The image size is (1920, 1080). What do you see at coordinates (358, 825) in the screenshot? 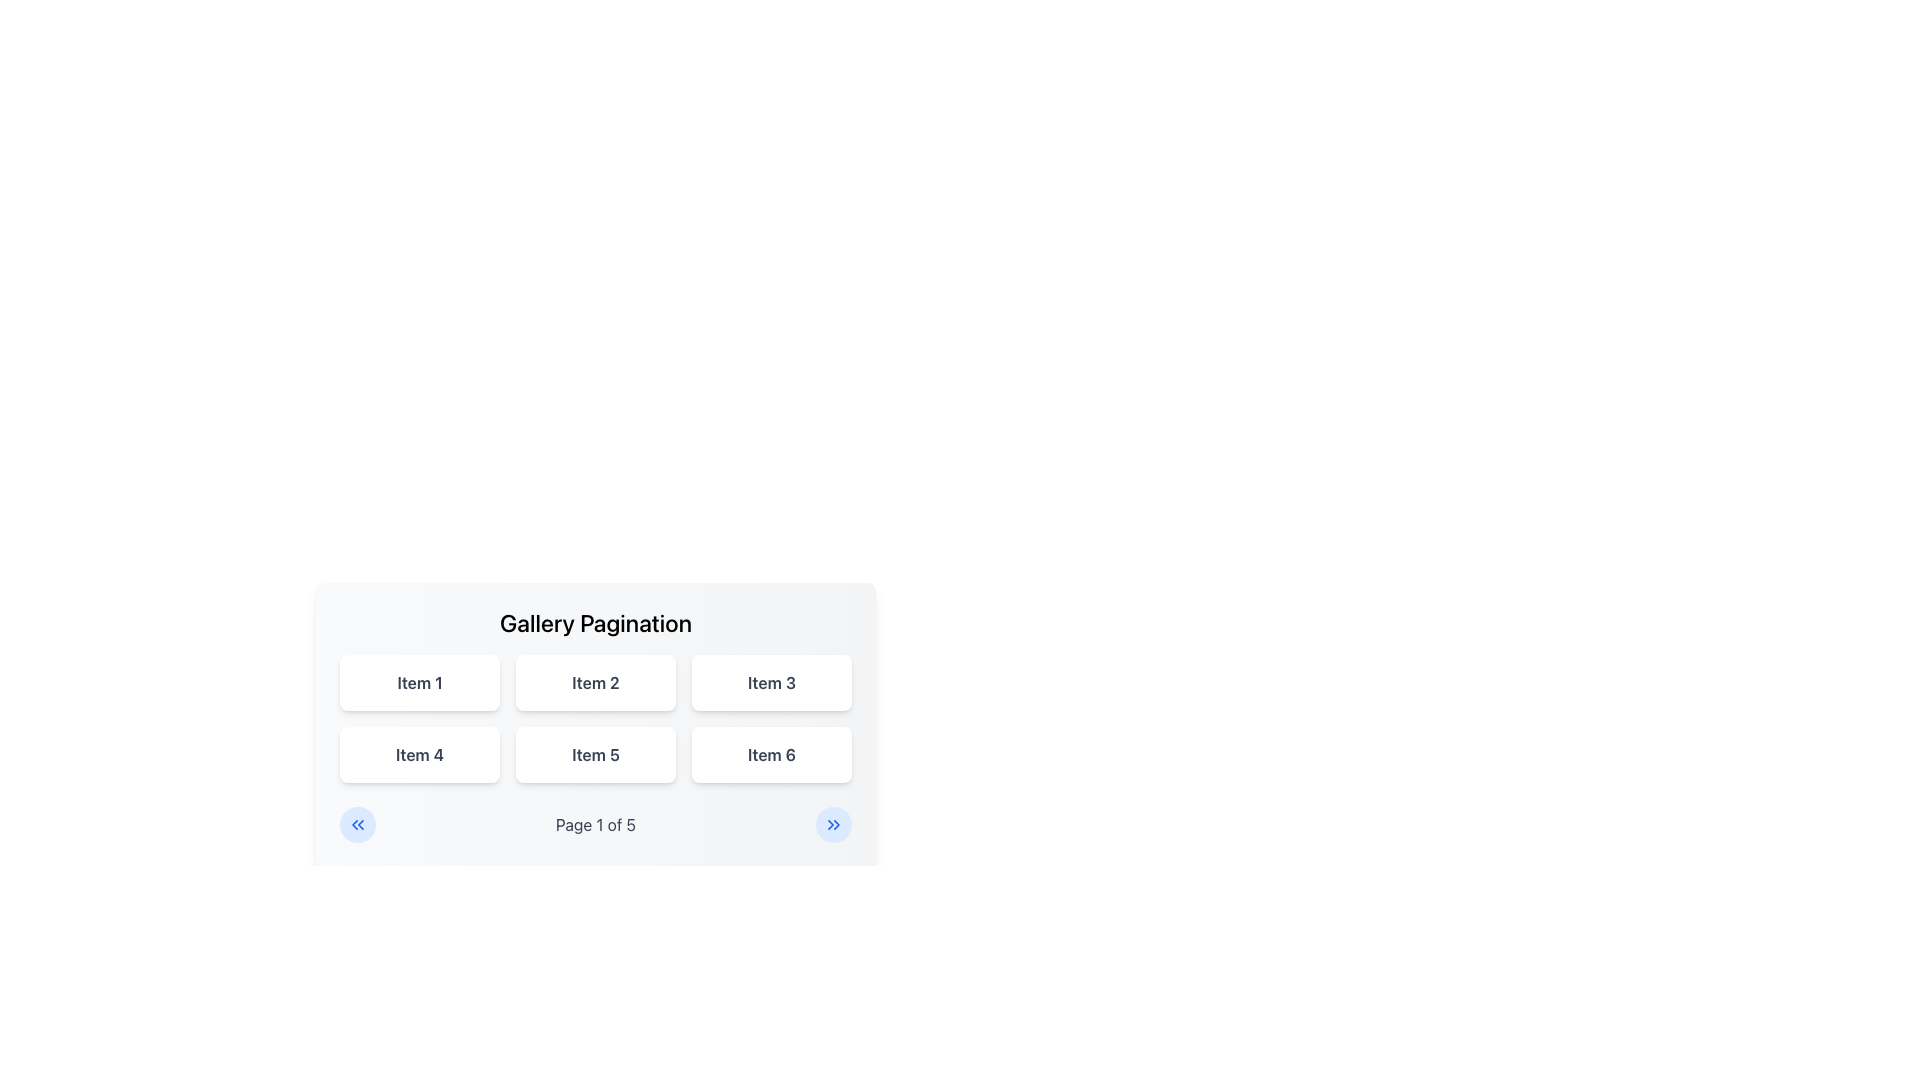
I see `the Icon within the Button that navigates to the previous page, located at the bottom-left corner of the pagination section` at bounding box center [358, 825].